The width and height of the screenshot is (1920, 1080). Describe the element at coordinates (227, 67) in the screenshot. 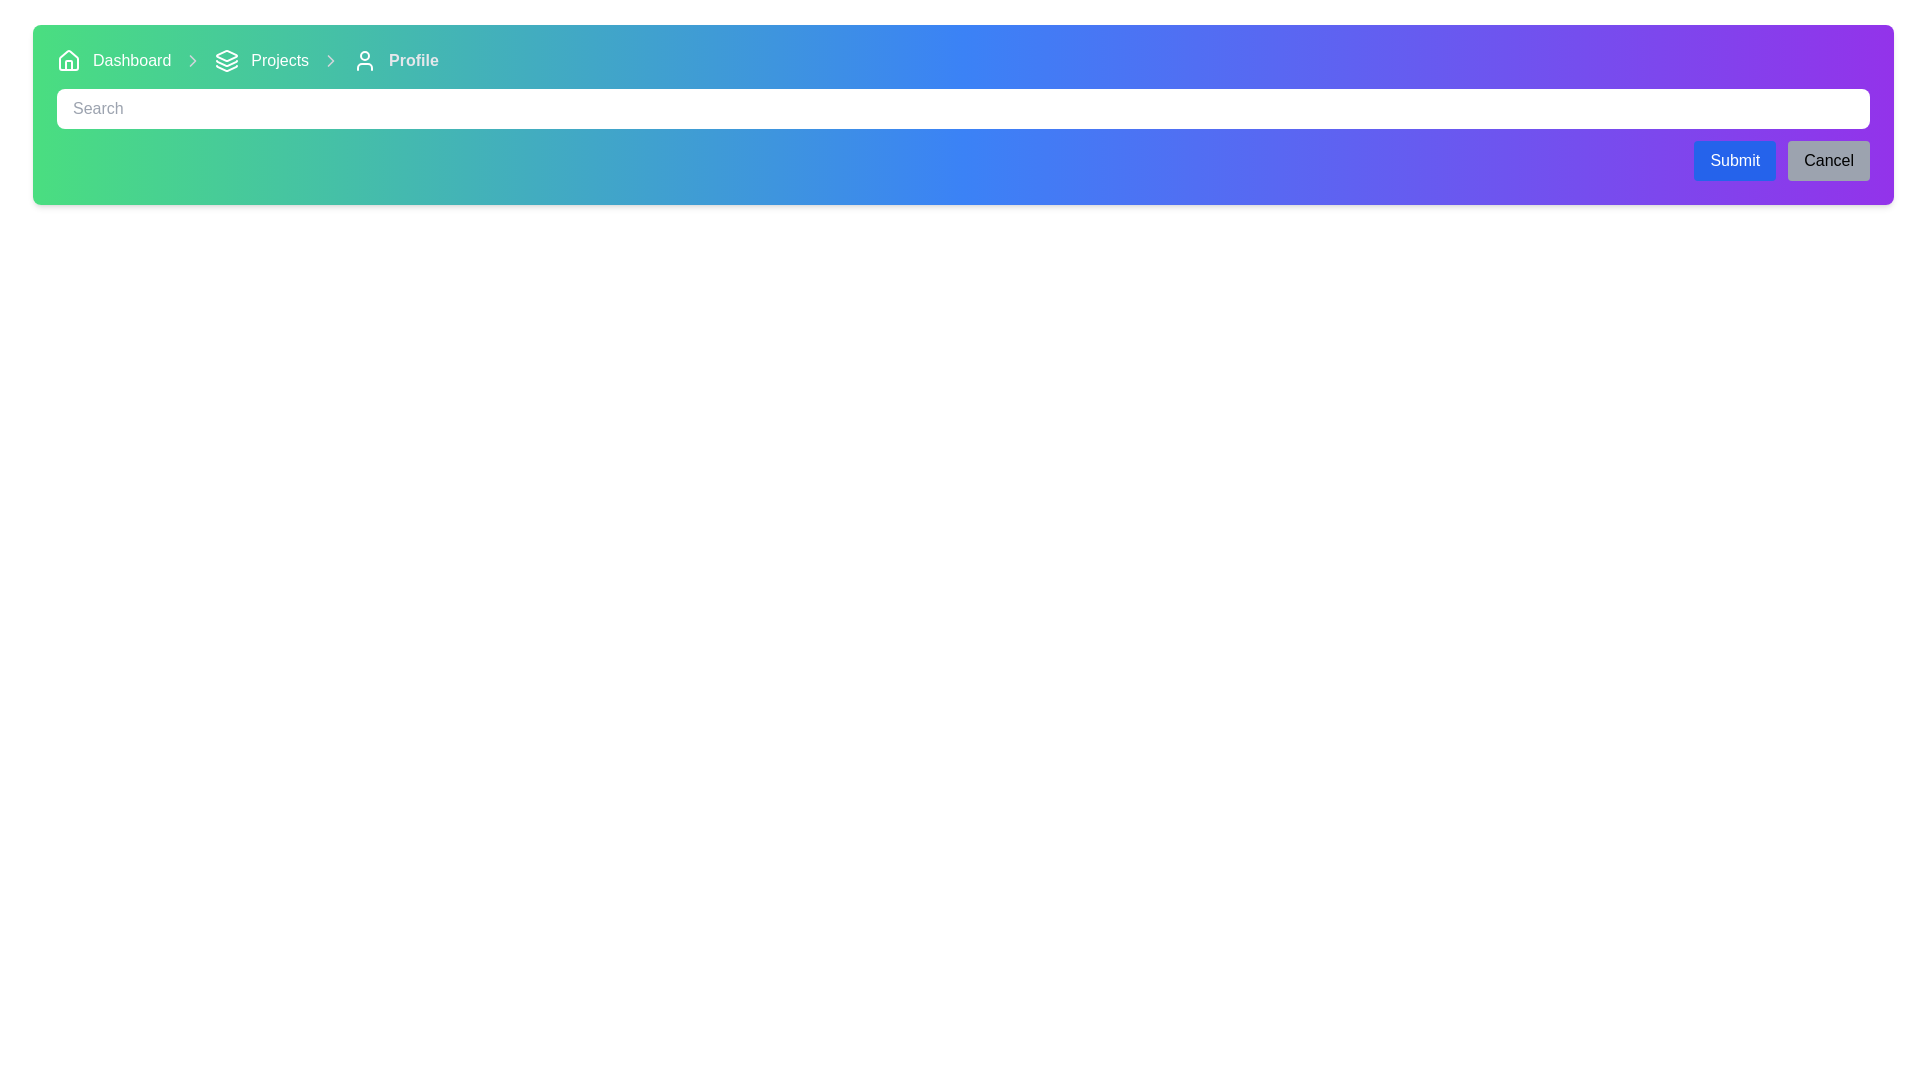

I see `third layer of the stack icon in the 'Projects' section of the top navigation bar for design or development purposes` at that location.